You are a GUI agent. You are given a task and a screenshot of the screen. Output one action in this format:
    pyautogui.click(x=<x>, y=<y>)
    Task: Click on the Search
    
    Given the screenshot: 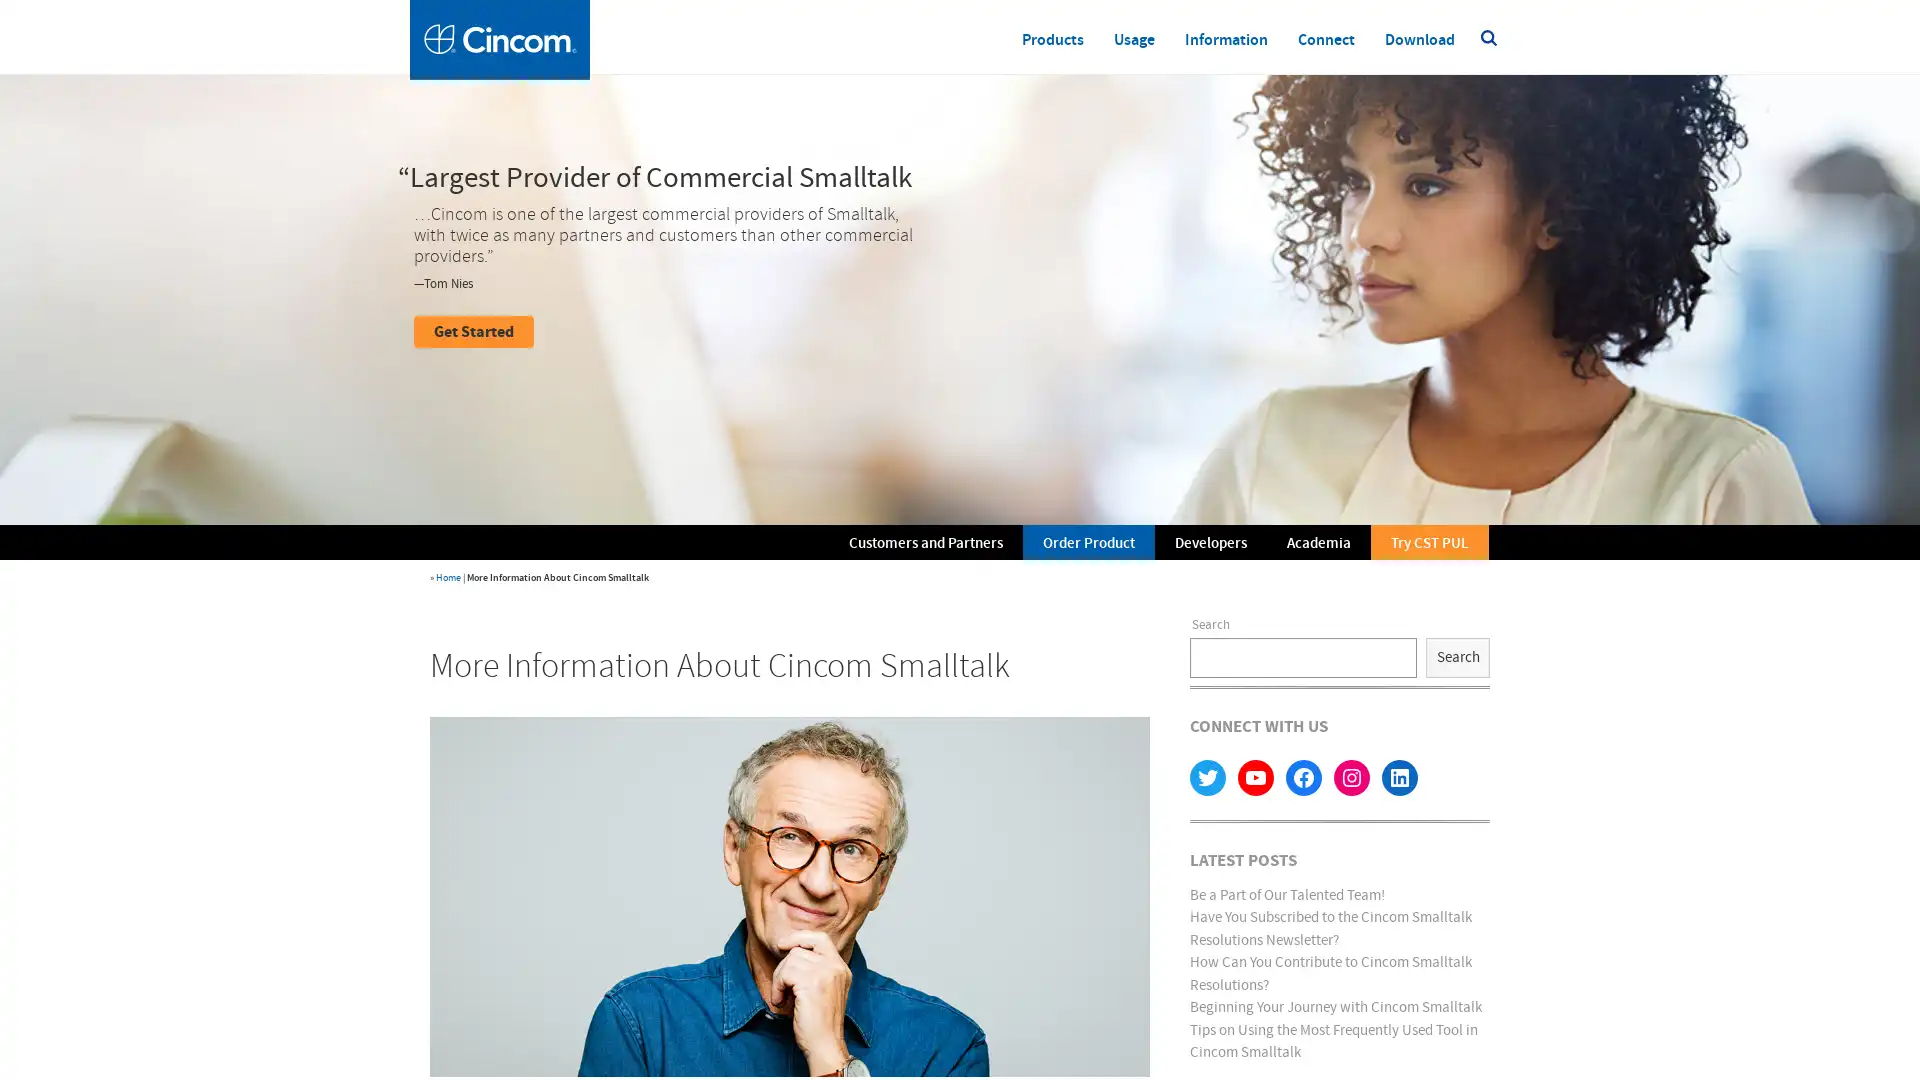 What is the action you would take?
    pyautogui.click(x=1458, y=657)
    